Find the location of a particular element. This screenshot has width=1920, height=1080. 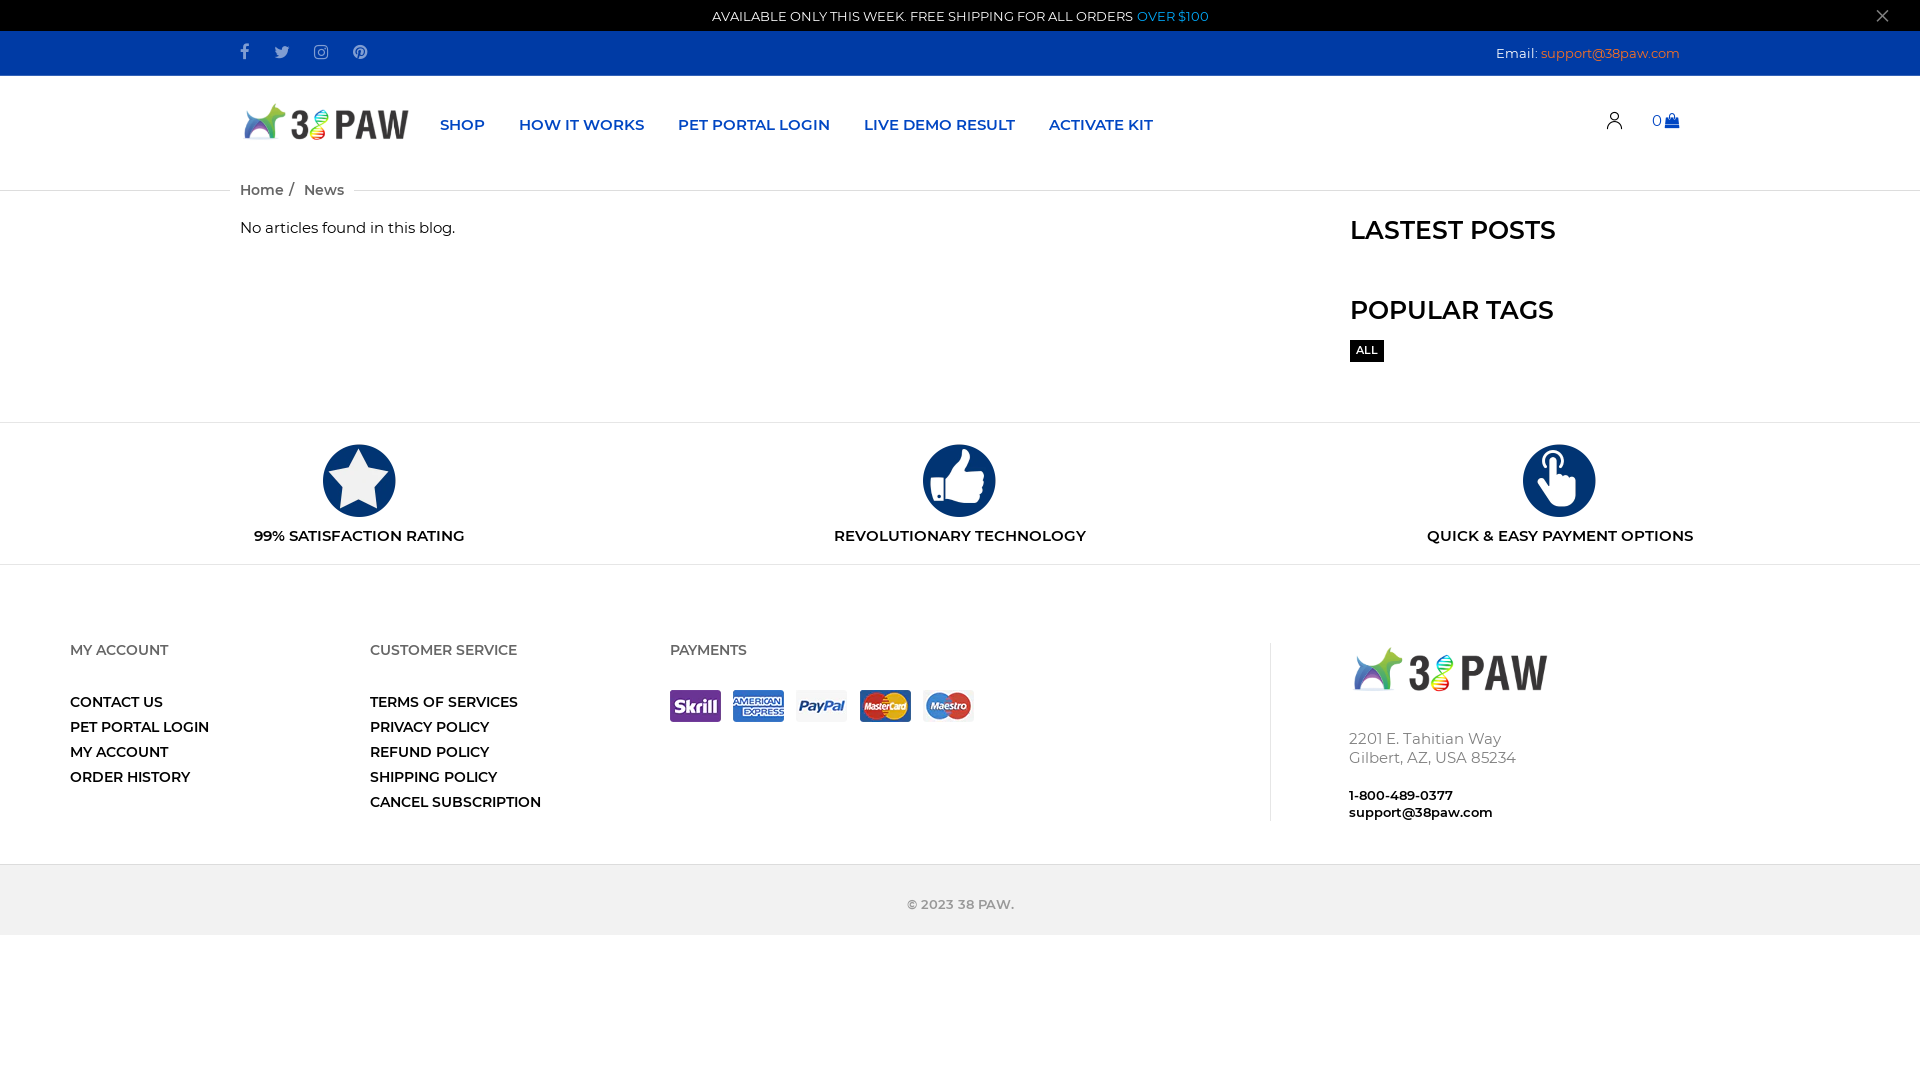

'Twitter' is located at coordinates (281, 52).